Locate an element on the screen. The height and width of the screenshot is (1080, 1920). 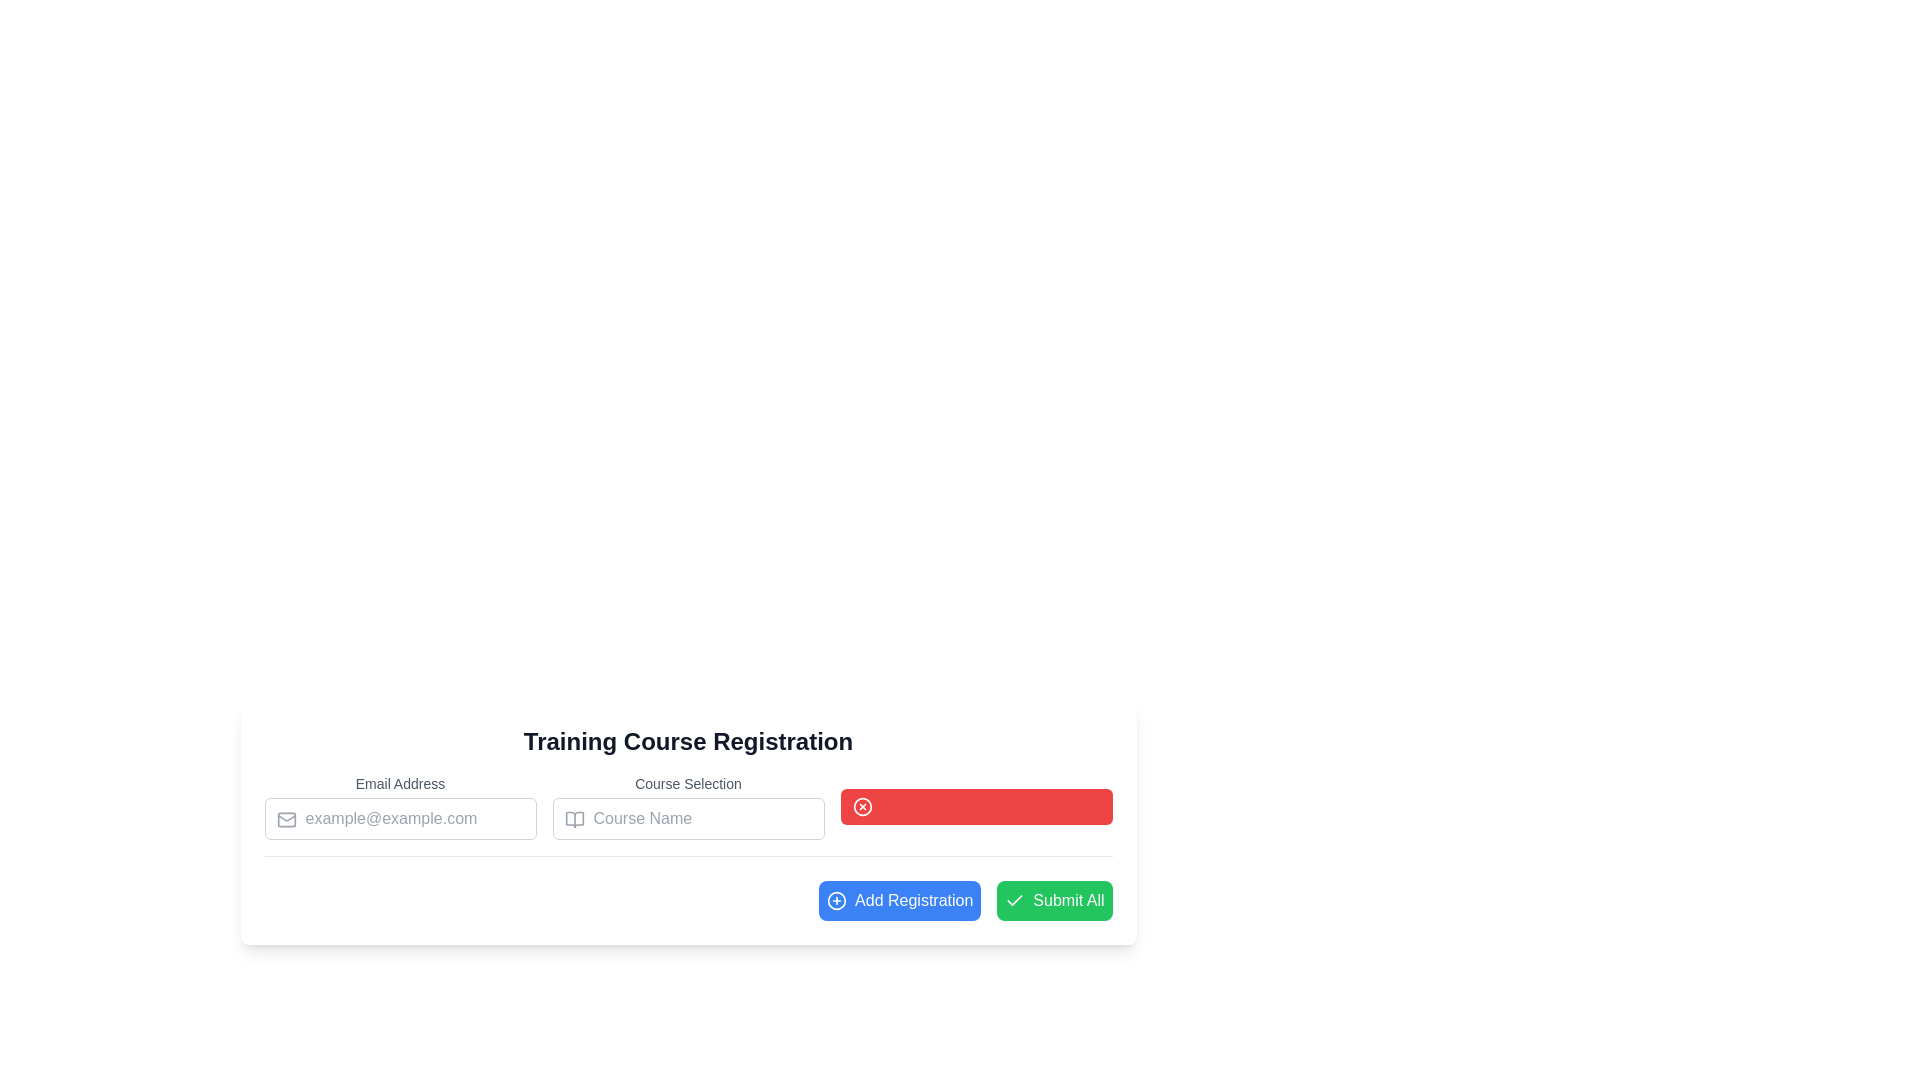
the blue button labeled 'Add Registration' which contains the icon on its left side is located at coordinates (837, 901).